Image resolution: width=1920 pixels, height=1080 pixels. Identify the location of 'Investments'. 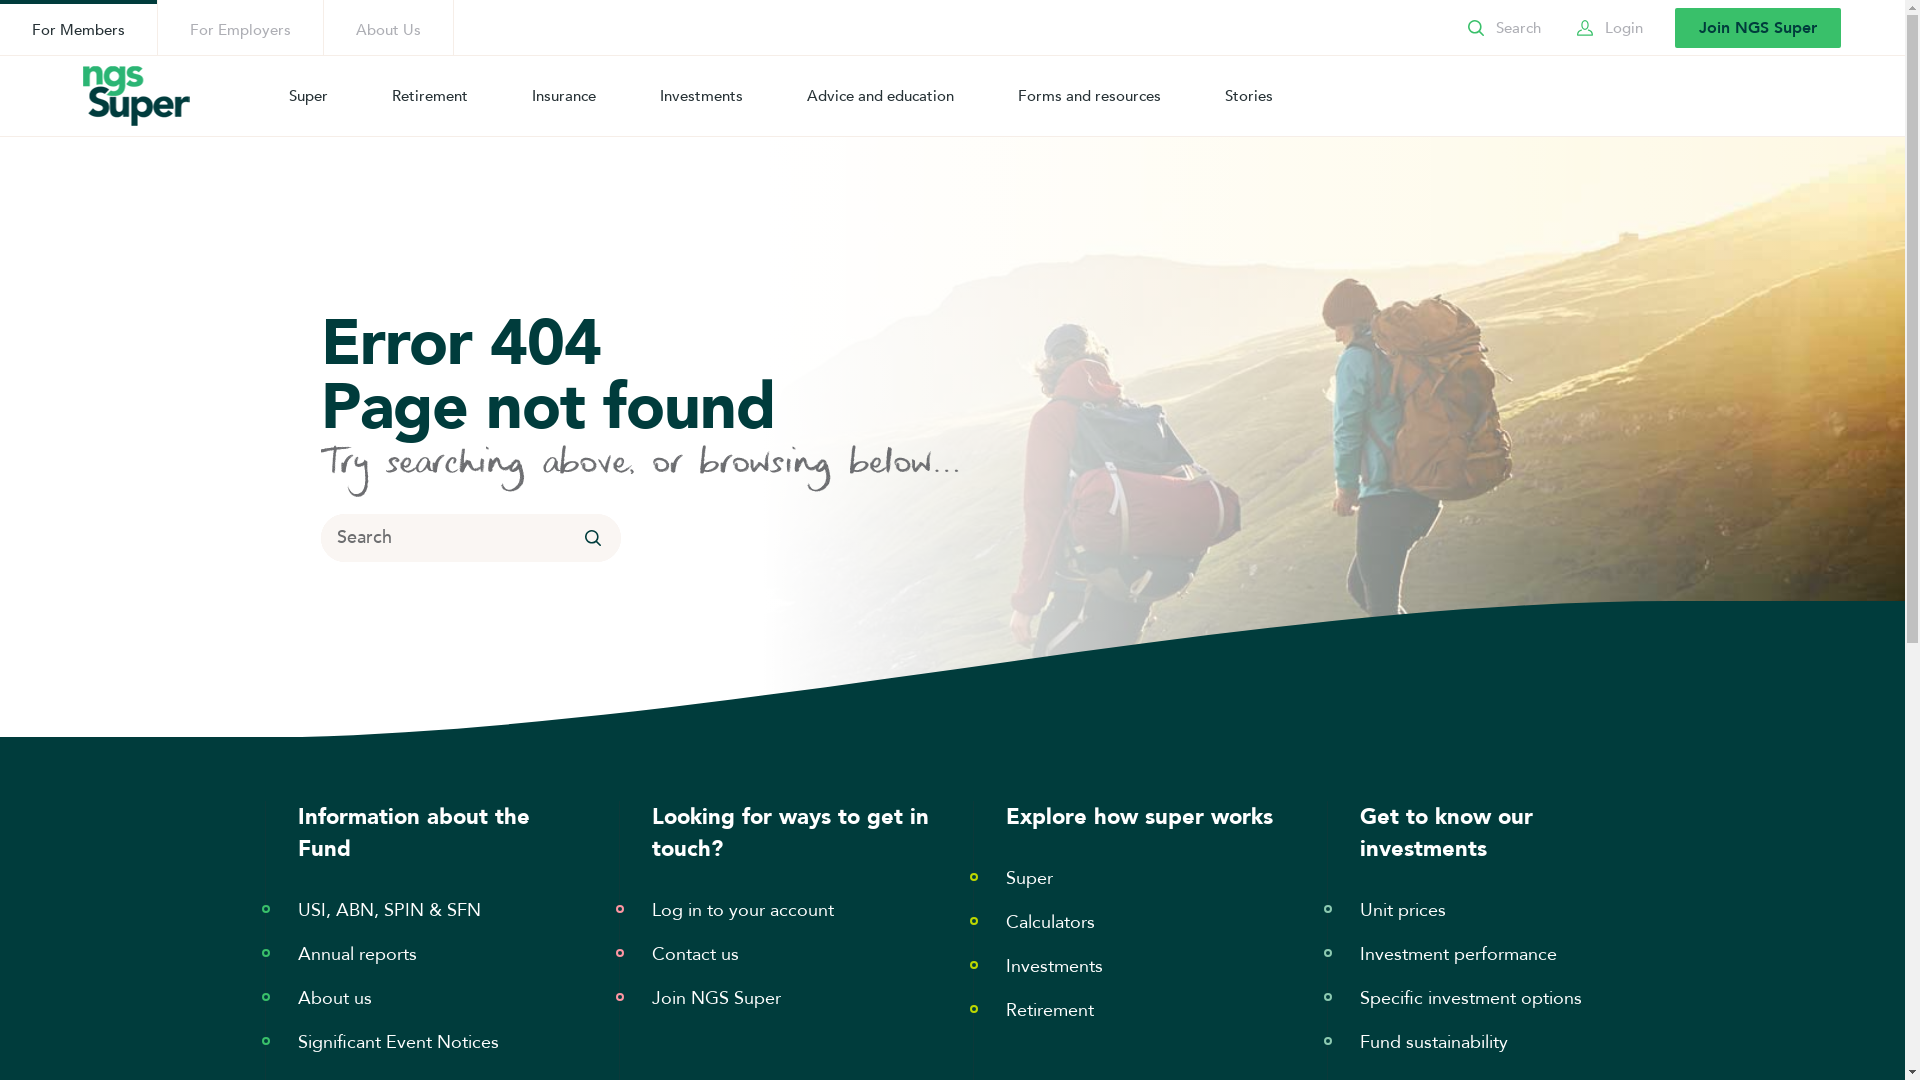
(627, 96).